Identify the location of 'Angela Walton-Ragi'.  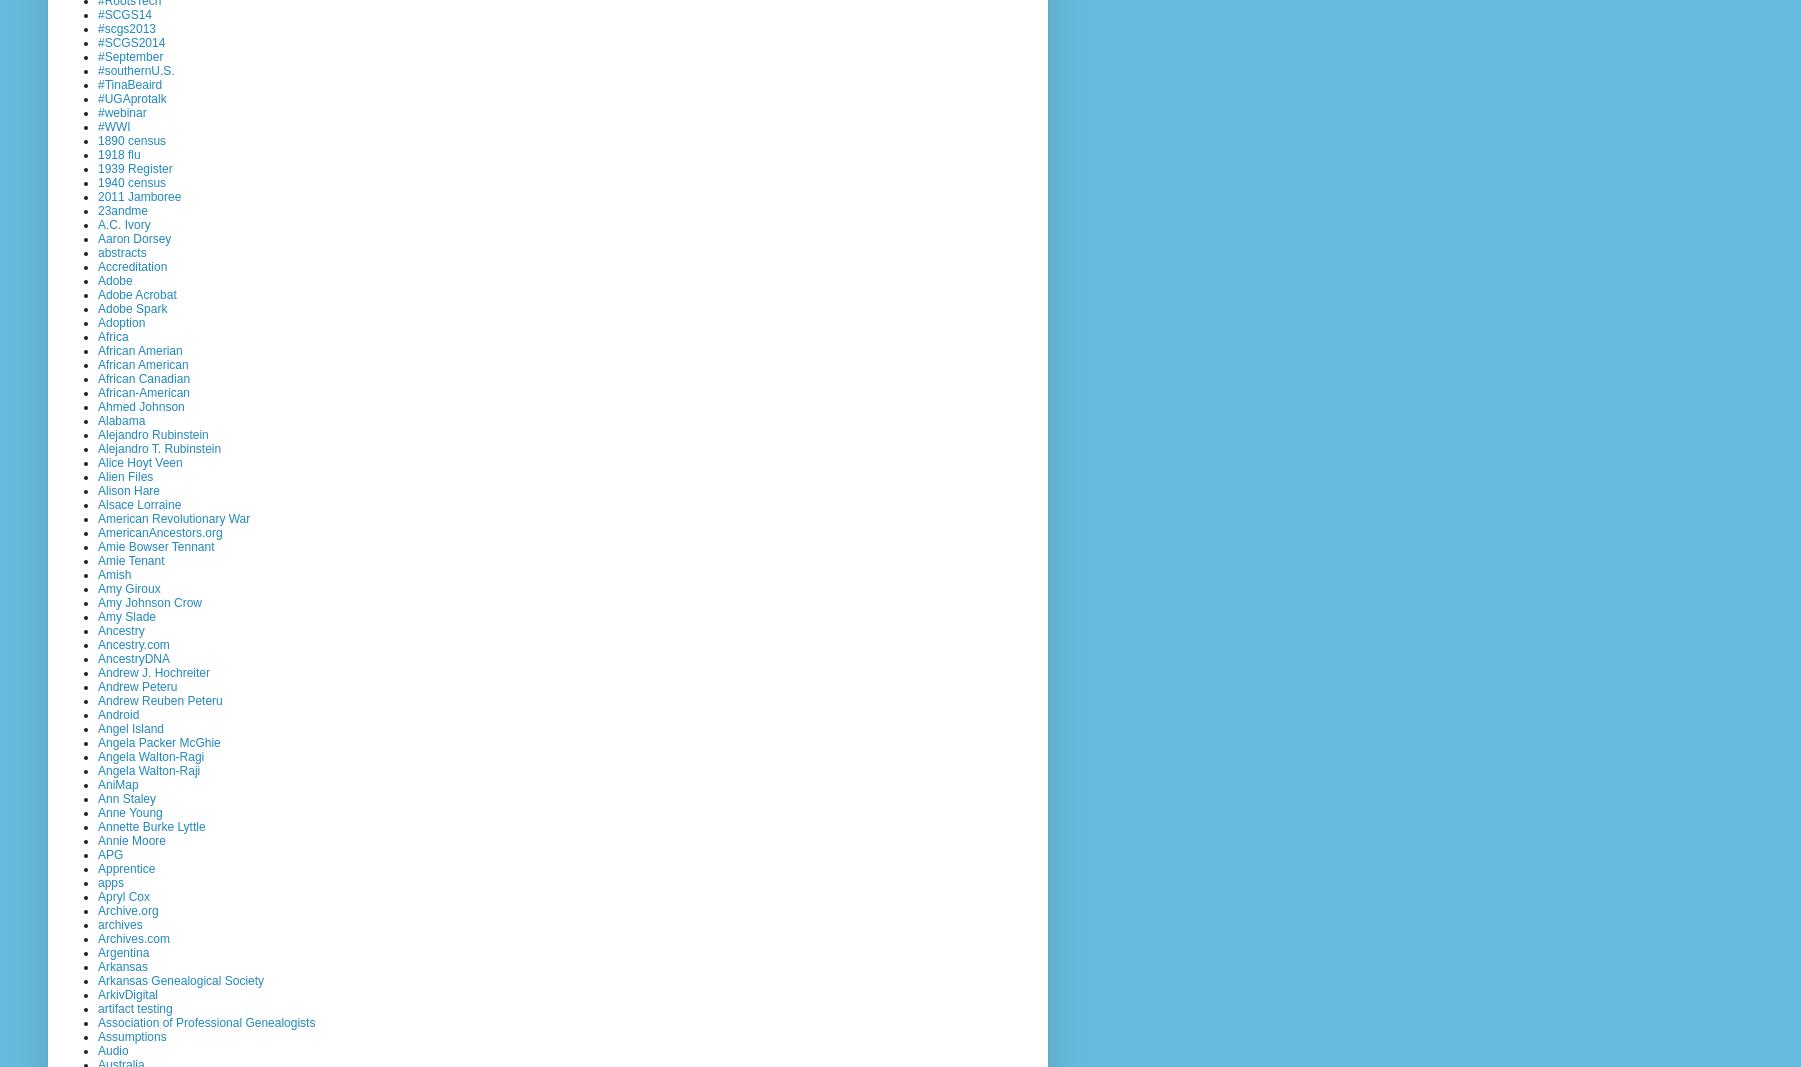
(150, 754).